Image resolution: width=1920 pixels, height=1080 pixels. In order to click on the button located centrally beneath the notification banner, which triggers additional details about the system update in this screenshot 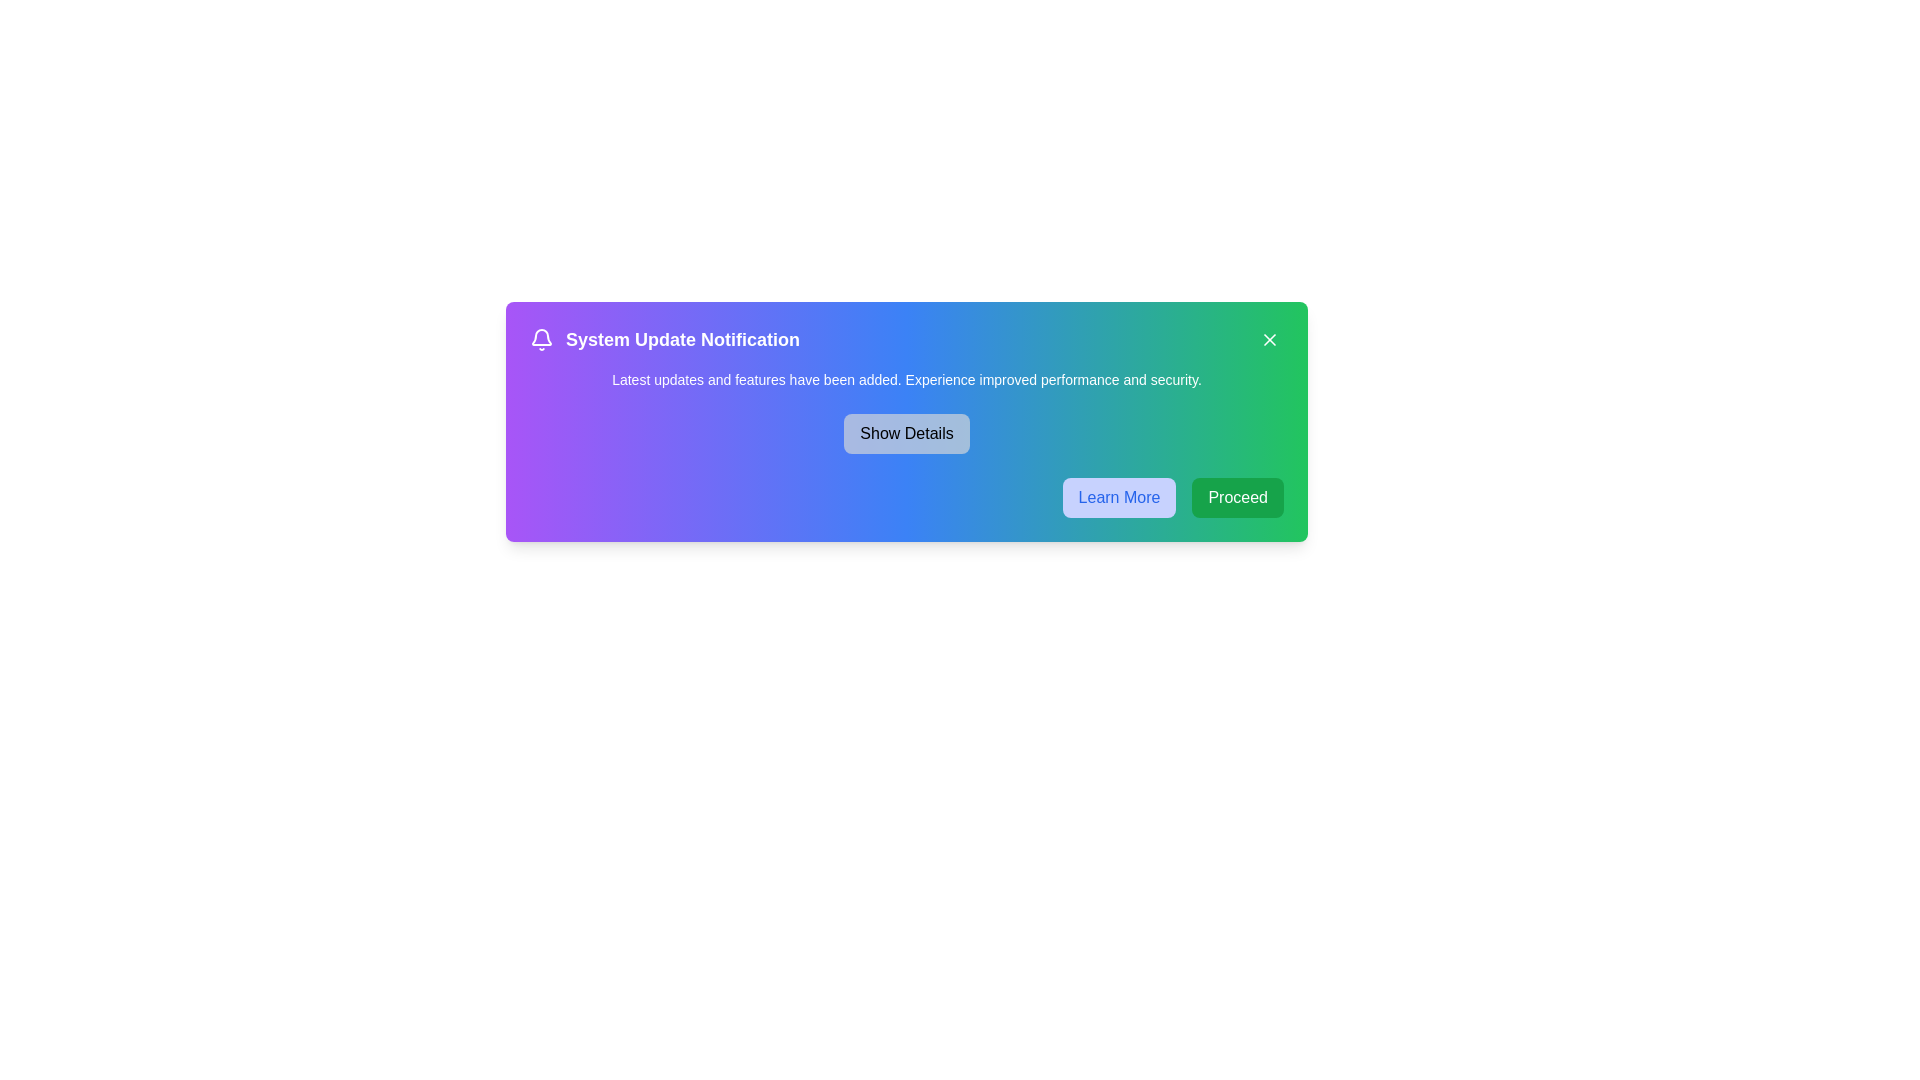, I will do `click(906, 433)`.